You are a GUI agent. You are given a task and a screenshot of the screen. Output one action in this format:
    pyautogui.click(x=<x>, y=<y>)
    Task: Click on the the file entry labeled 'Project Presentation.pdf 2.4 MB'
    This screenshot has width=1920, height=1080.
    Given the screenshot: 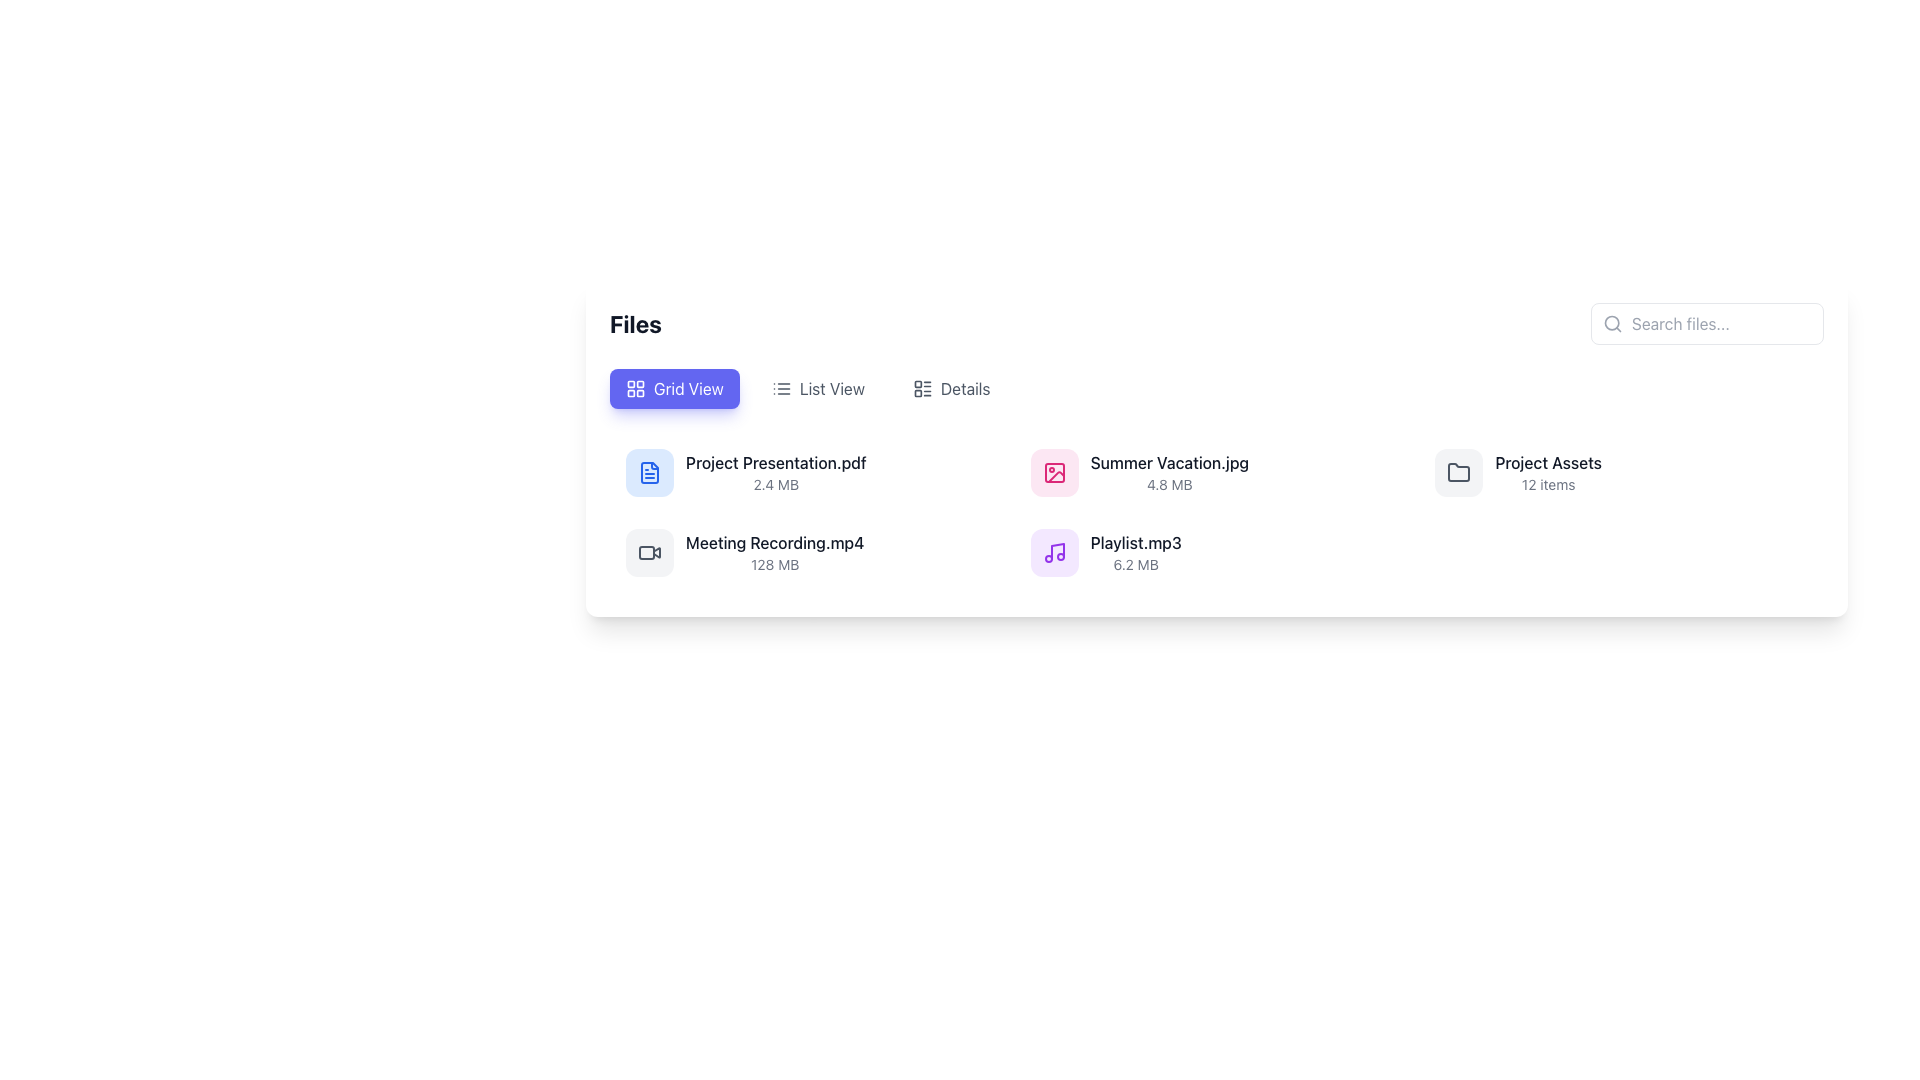 What is the action you would take?
    pyautogui.click(x=812, y=473)
    